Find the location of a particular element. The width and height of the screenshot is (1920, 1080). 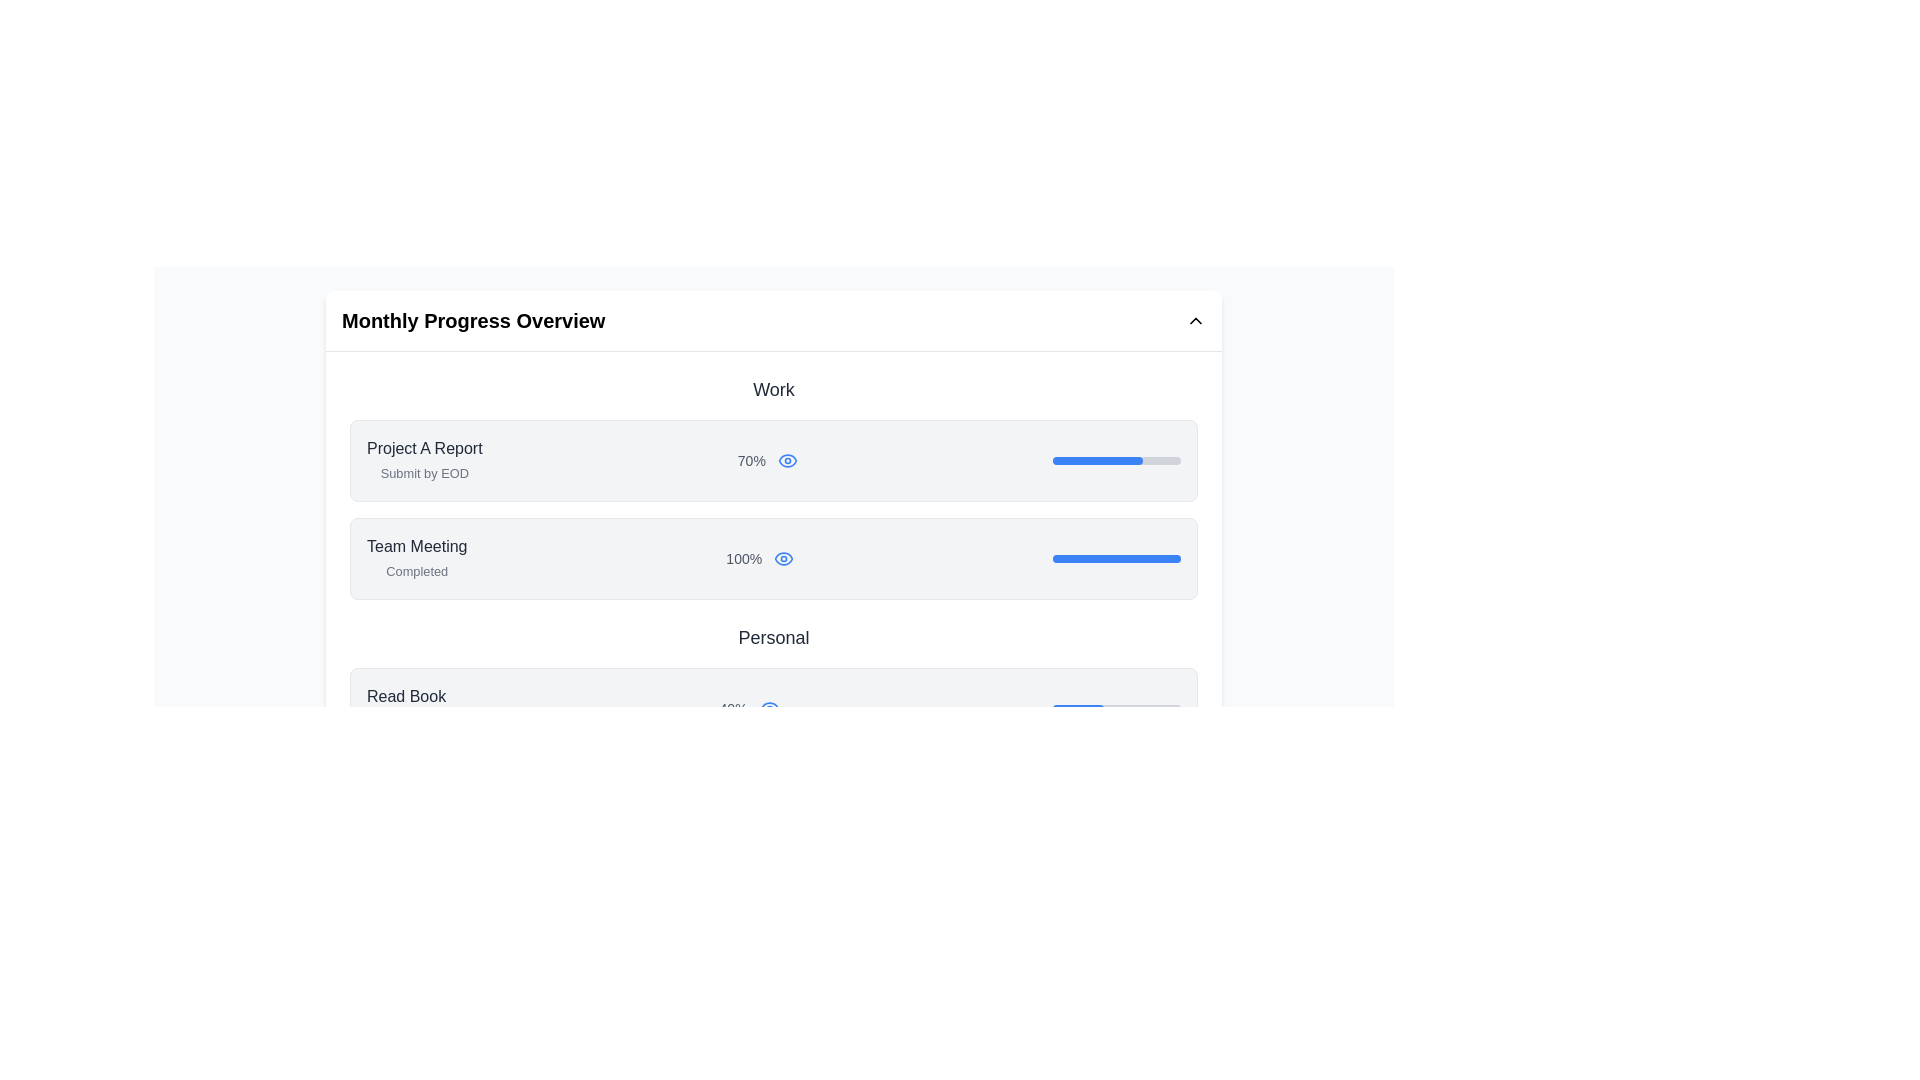

the 'Team Meeting' text label that indicates task completion, located in the second card under the 'Work' category of the 'Monthly Progress Overview' interface is located at coordinates (416, 559).